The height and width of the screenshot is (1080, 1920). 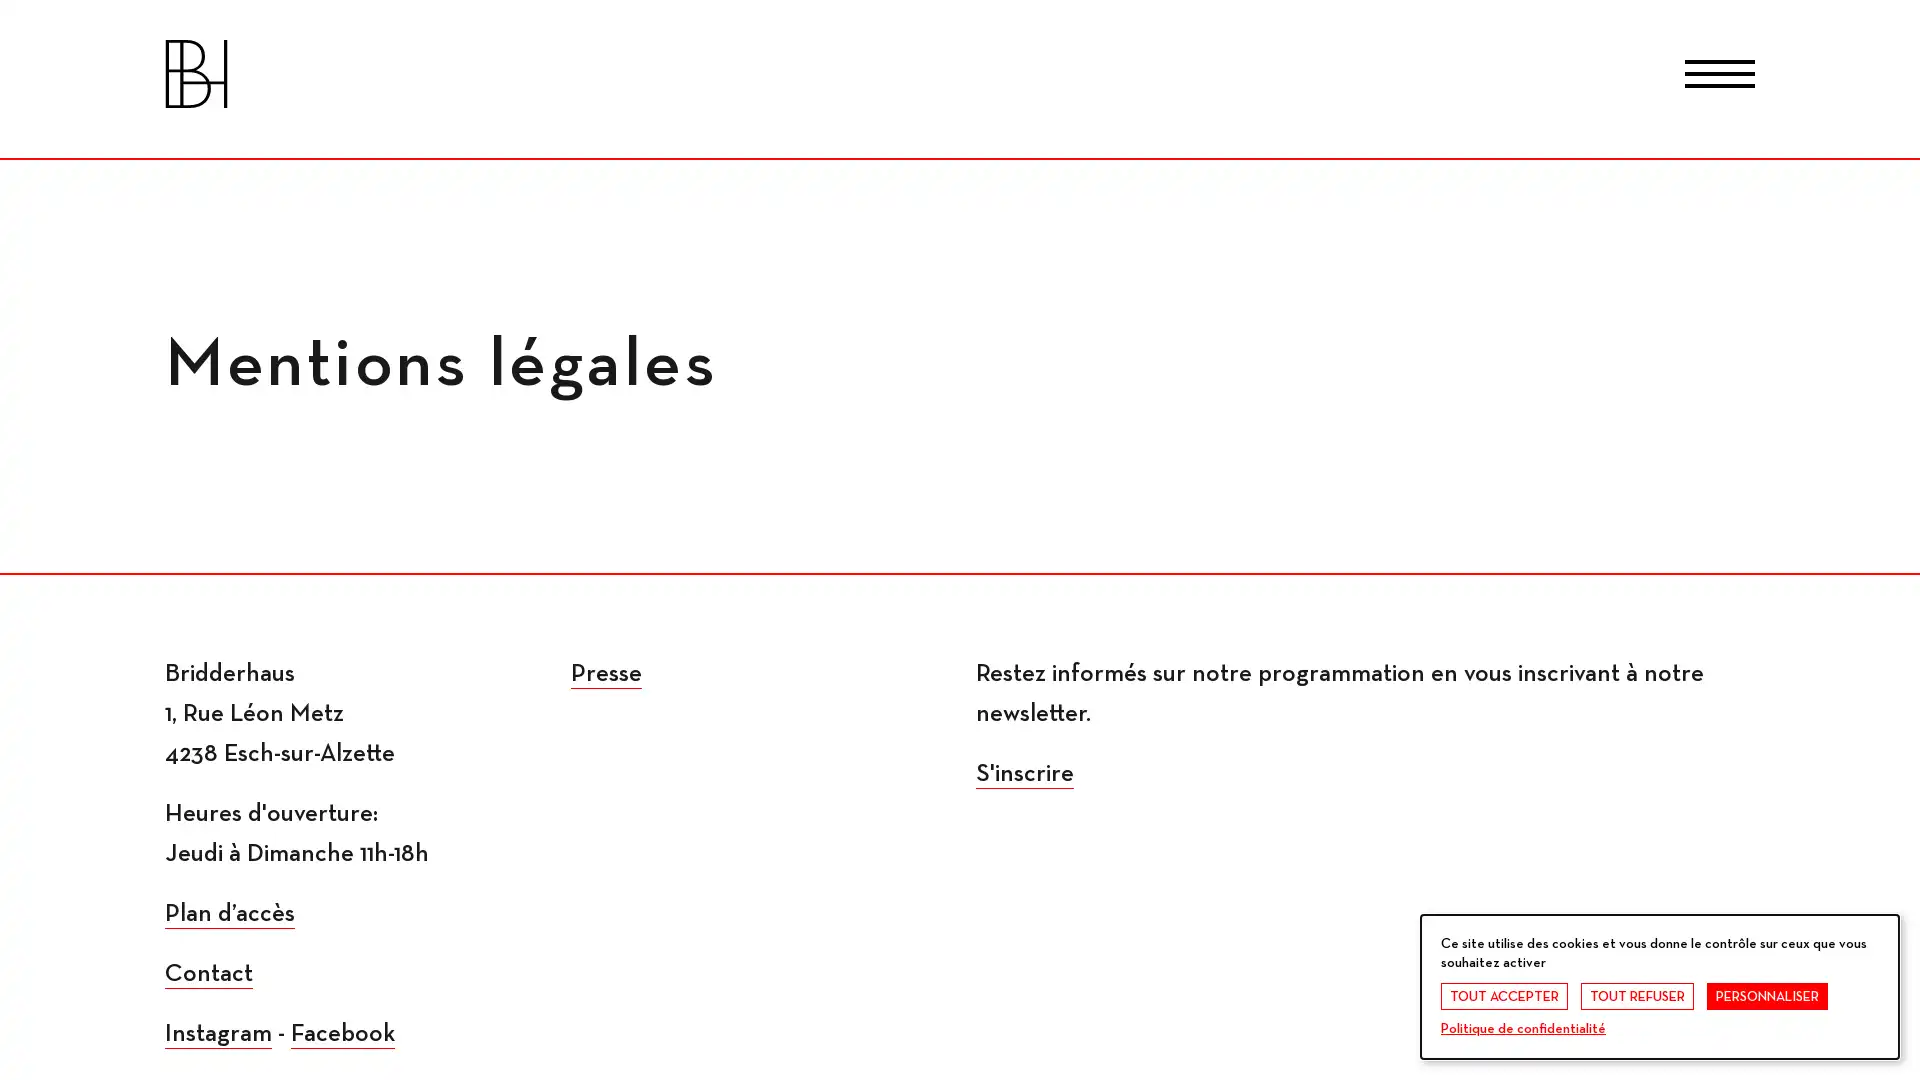 What do you see at coordinates (1504, 996) in the screenshot?
I see `TOUT ACCEPTER` at bounding box center [1504, 996].